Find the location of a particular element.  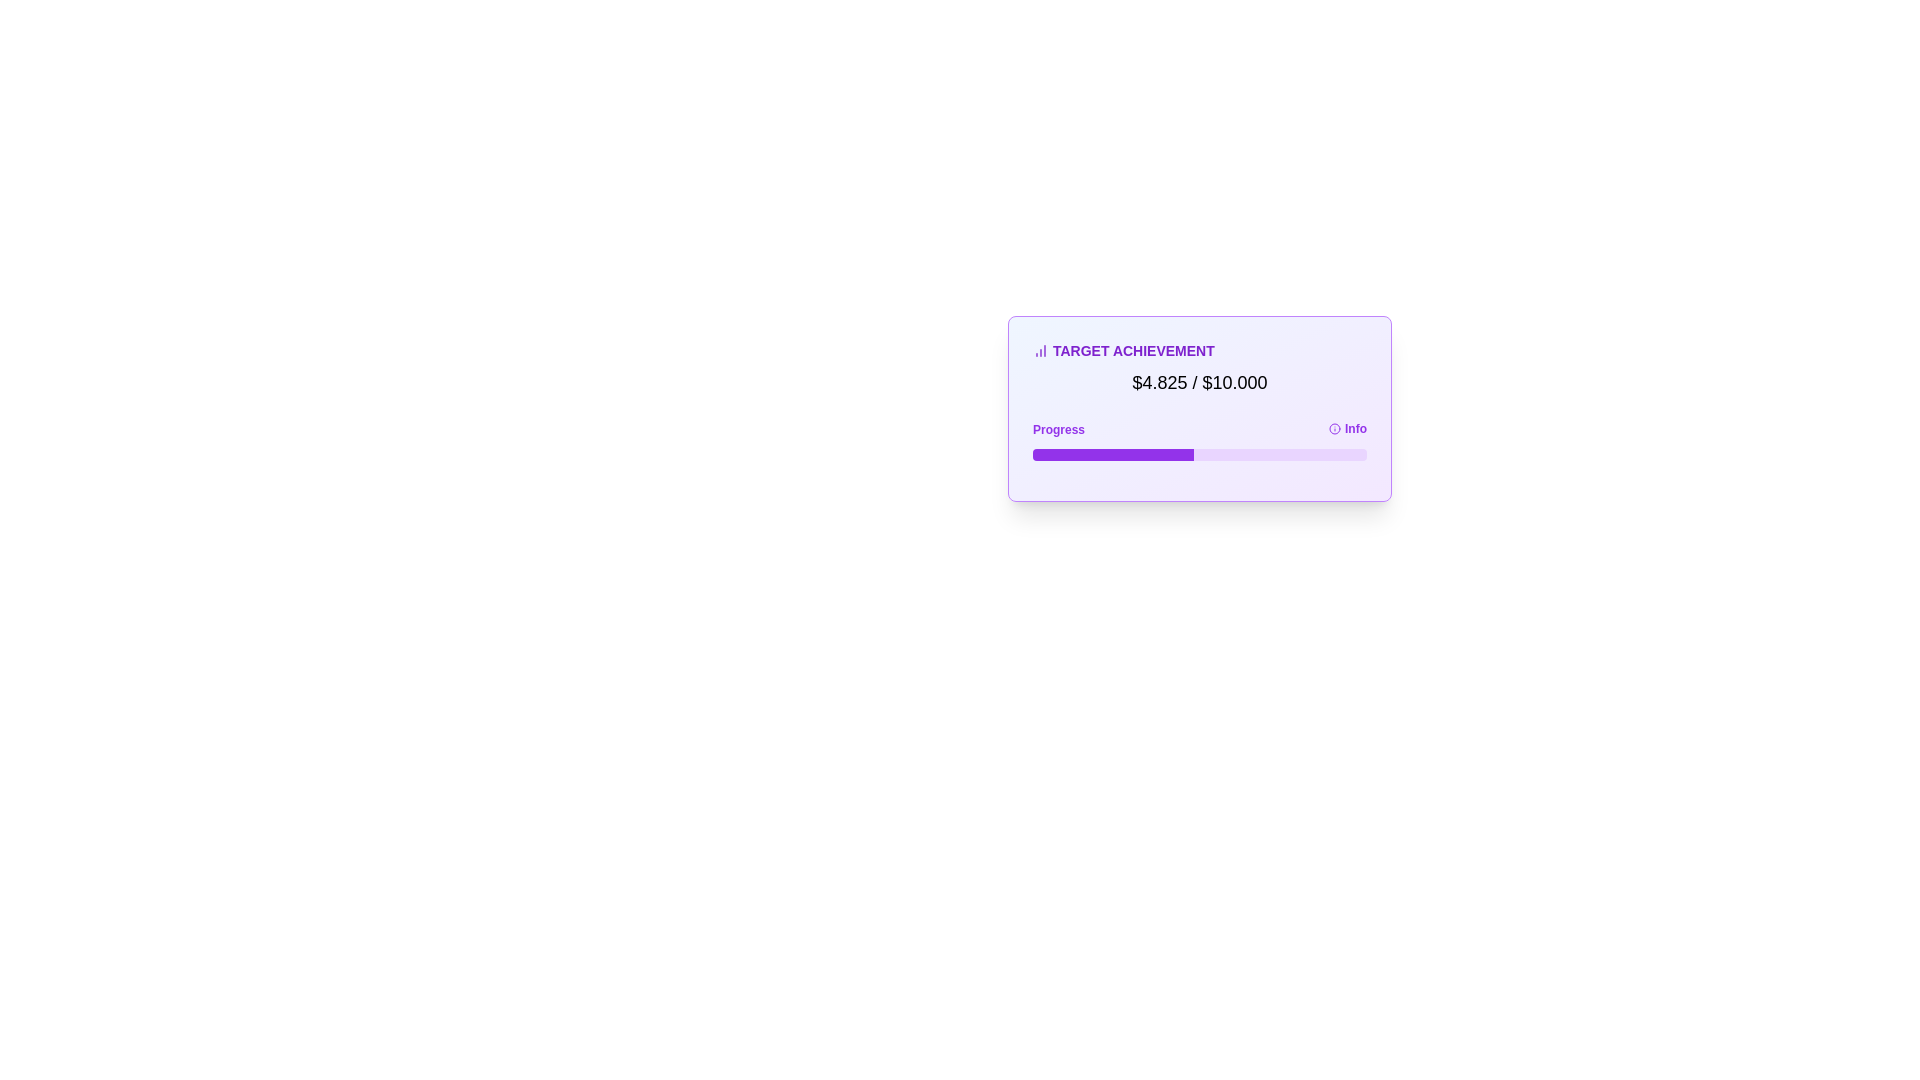

the small circular purple icon with the letter 'i' in the center, located in the bottom-right corner of the card next to the 'Info' text is located at coordinates (1334, 427).